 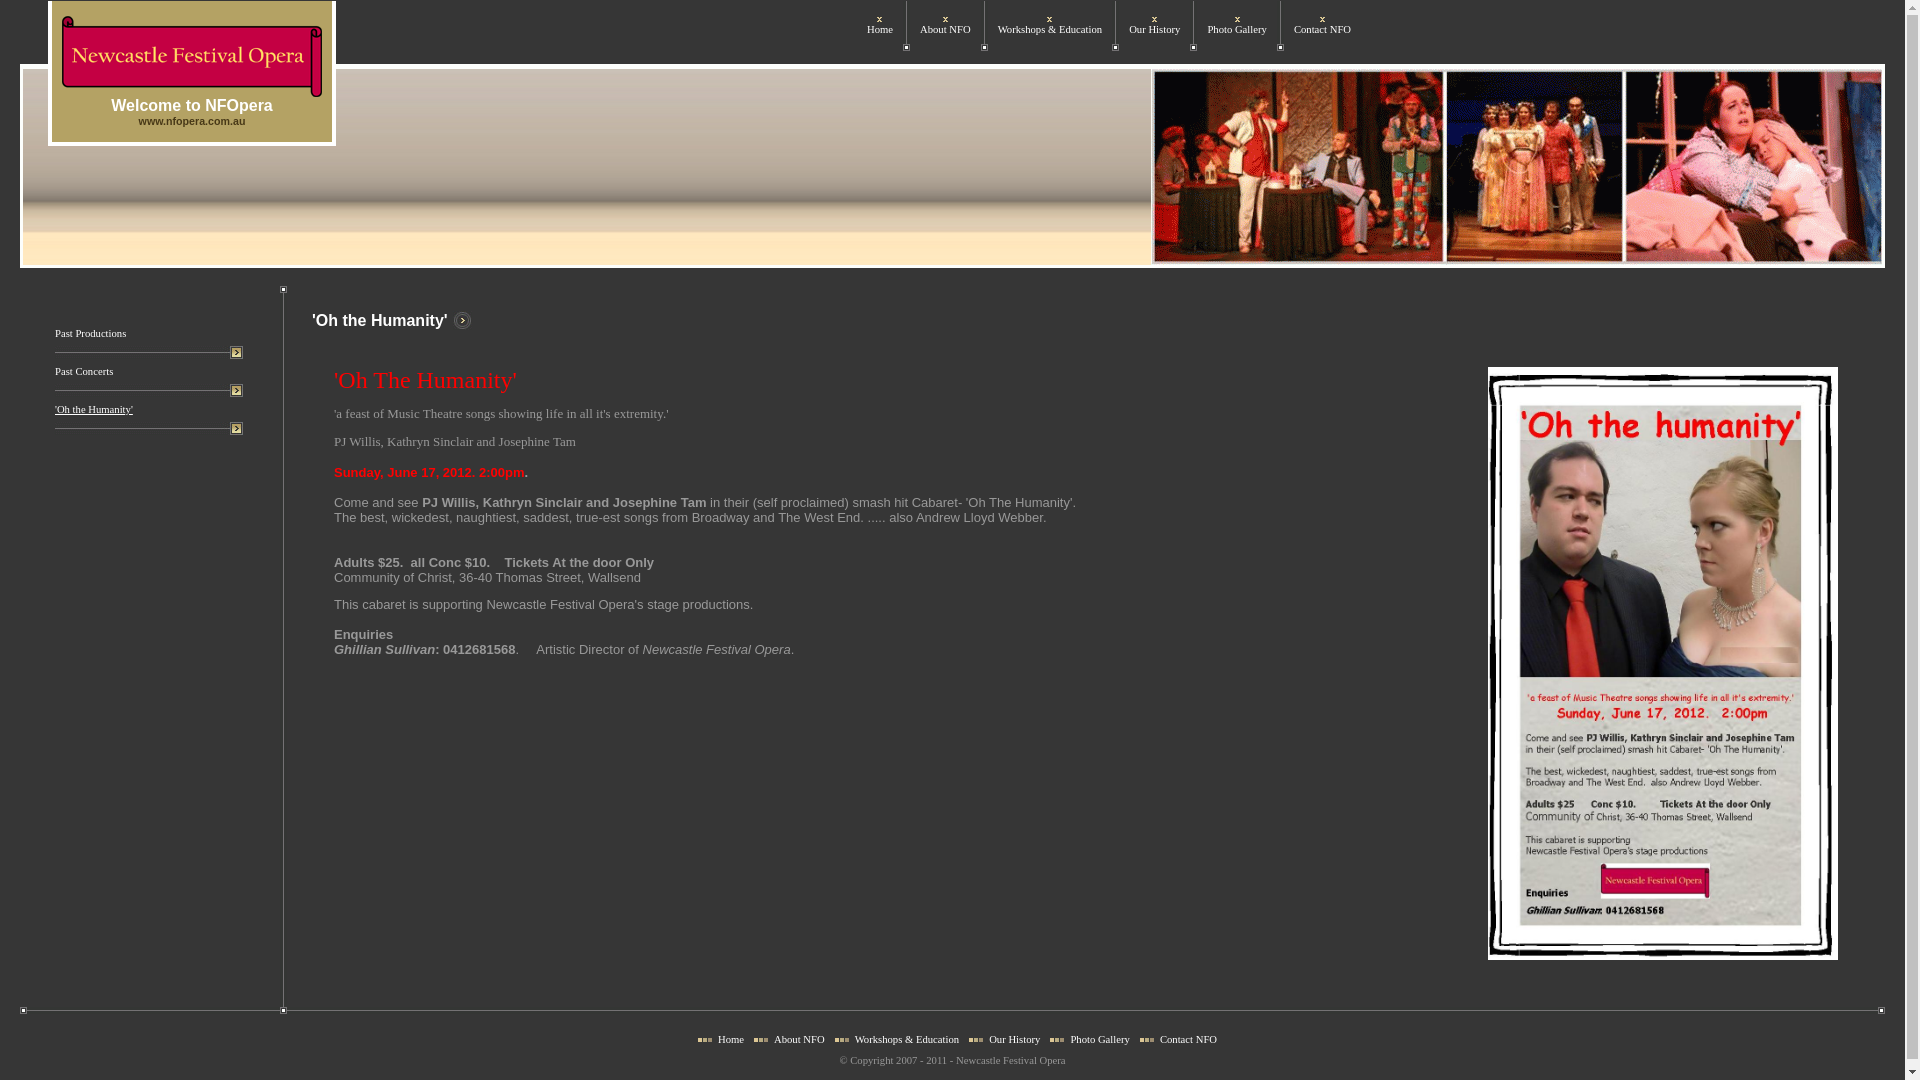 What do you see at coordinates (1098, 1038) in the screenshot?
I see `'Photo Gallery'` at bounding box center [1098, 1038].